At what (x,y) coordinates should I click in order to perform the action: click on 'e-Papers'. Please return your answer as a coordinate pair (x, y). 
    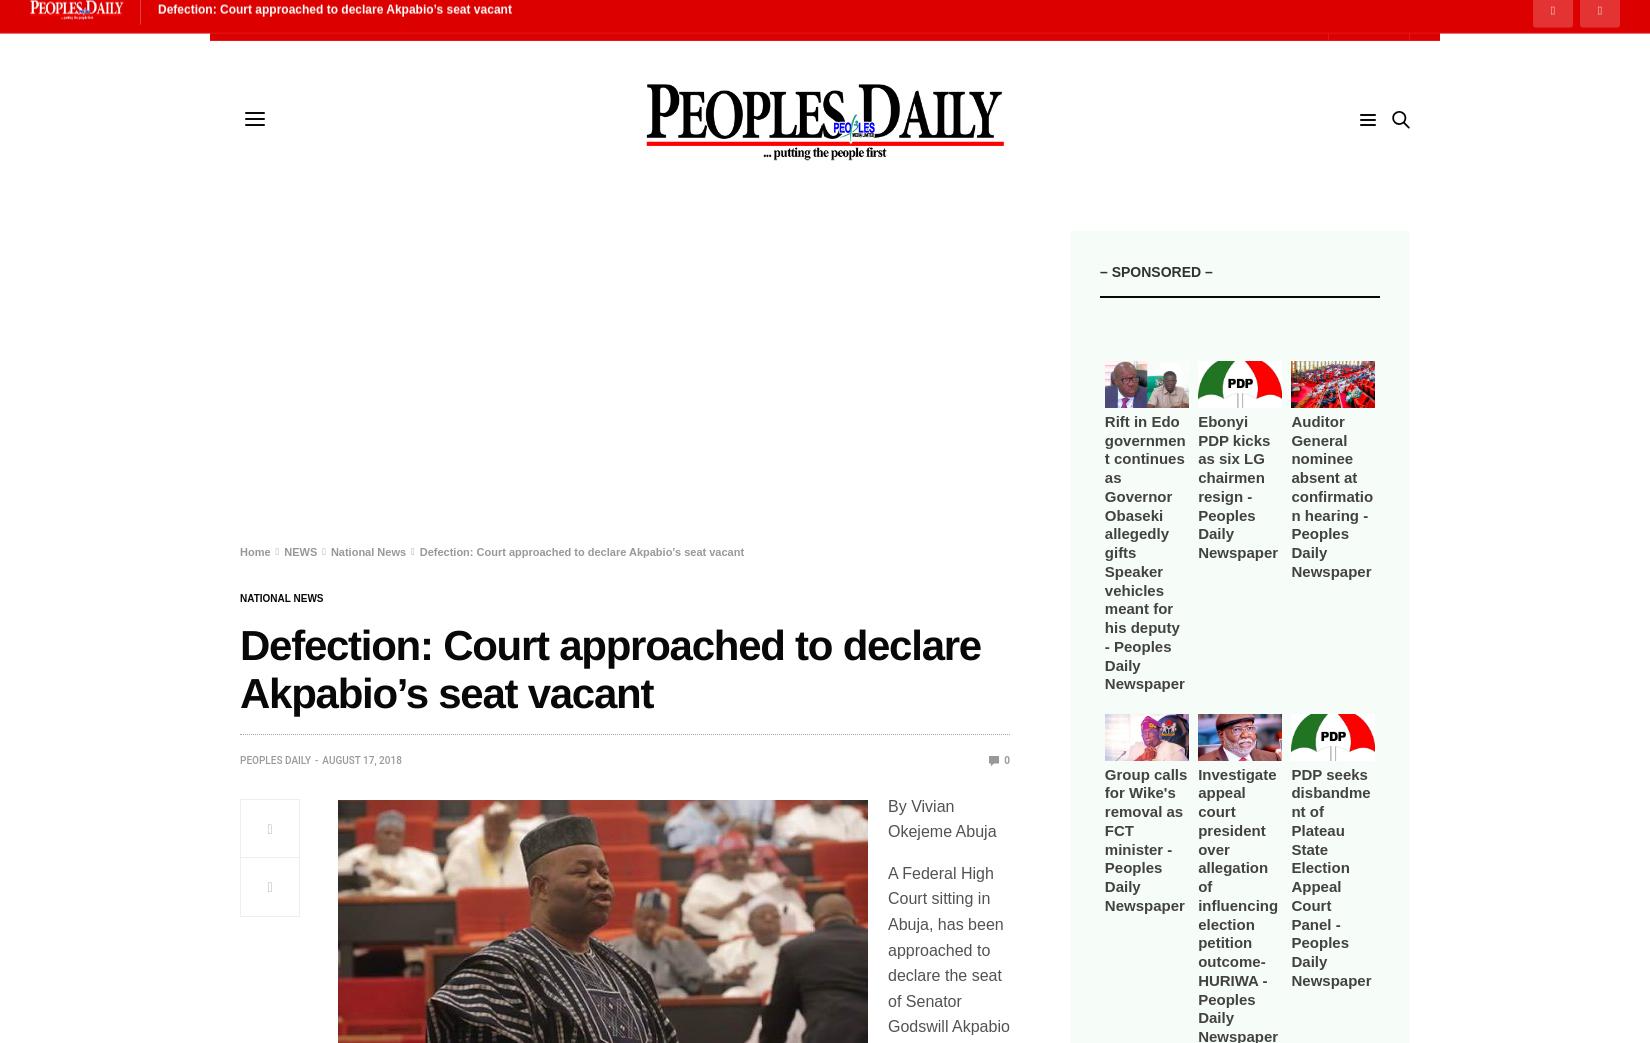
    Looking at the image, I should click on (350, 19).